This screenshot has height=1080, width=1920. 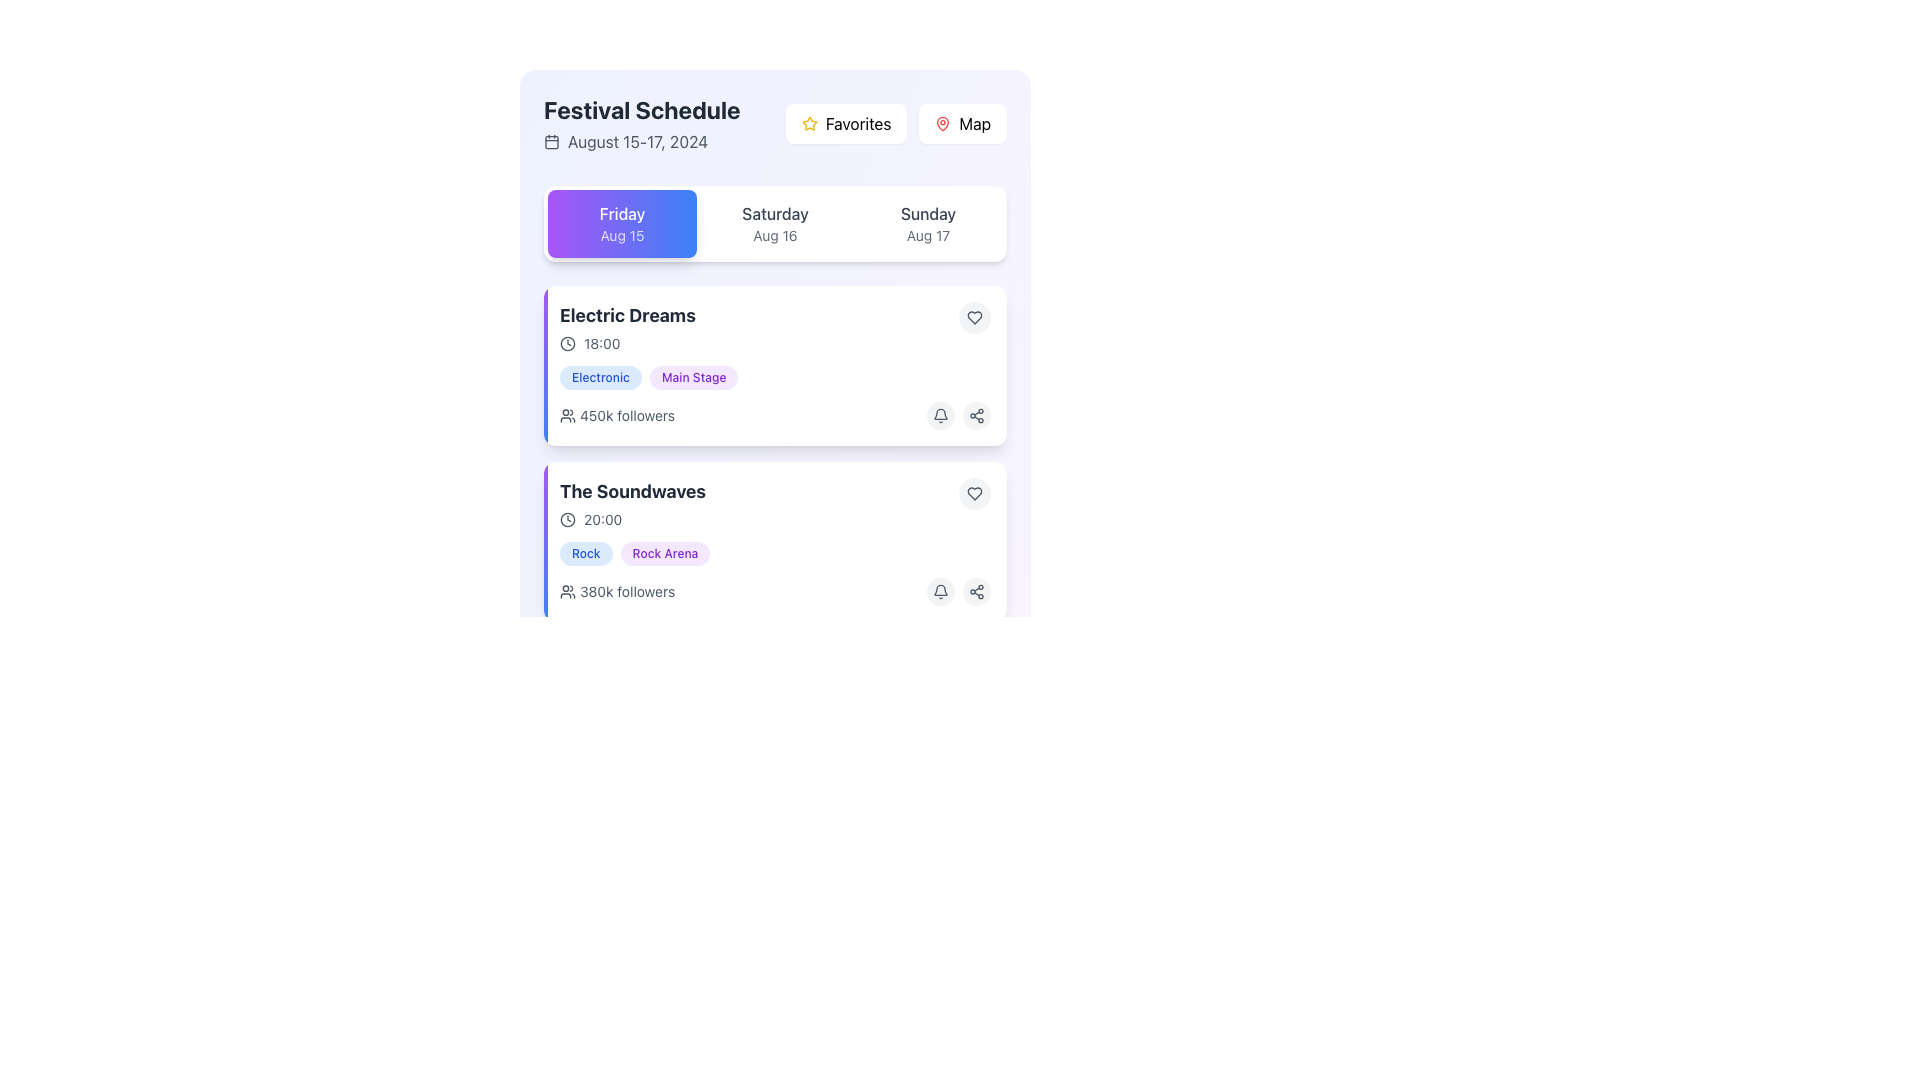 What do you see at coordinates (774, 223) in the screenshot?
I see `the button labeled 'Saturday' with the date 'Aug 16' that is located in the middle of three horizontally aligned day selections above the schedule overview` at bounding box center [774, 223].